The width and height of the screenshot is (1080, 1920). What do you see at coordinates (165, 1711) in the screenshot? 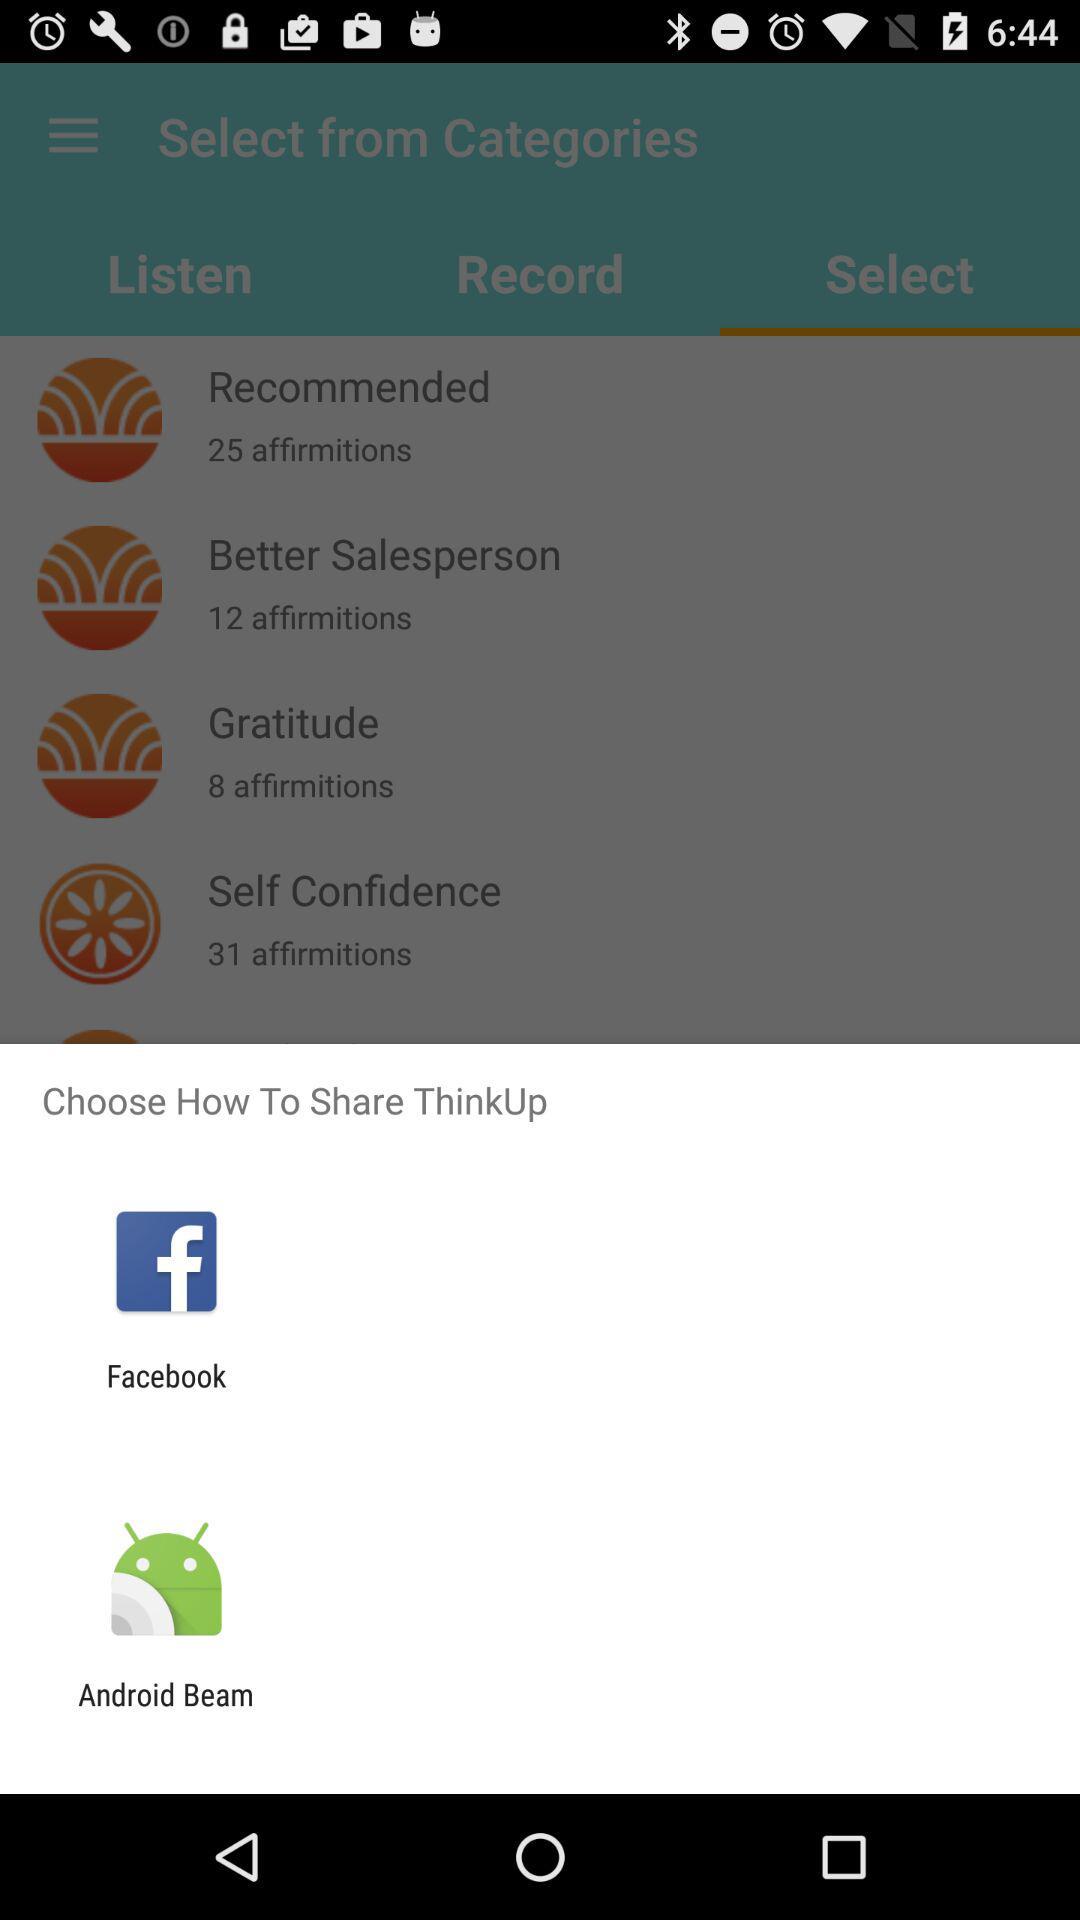
I see `the android beam` at bounding box center [165, 1711].